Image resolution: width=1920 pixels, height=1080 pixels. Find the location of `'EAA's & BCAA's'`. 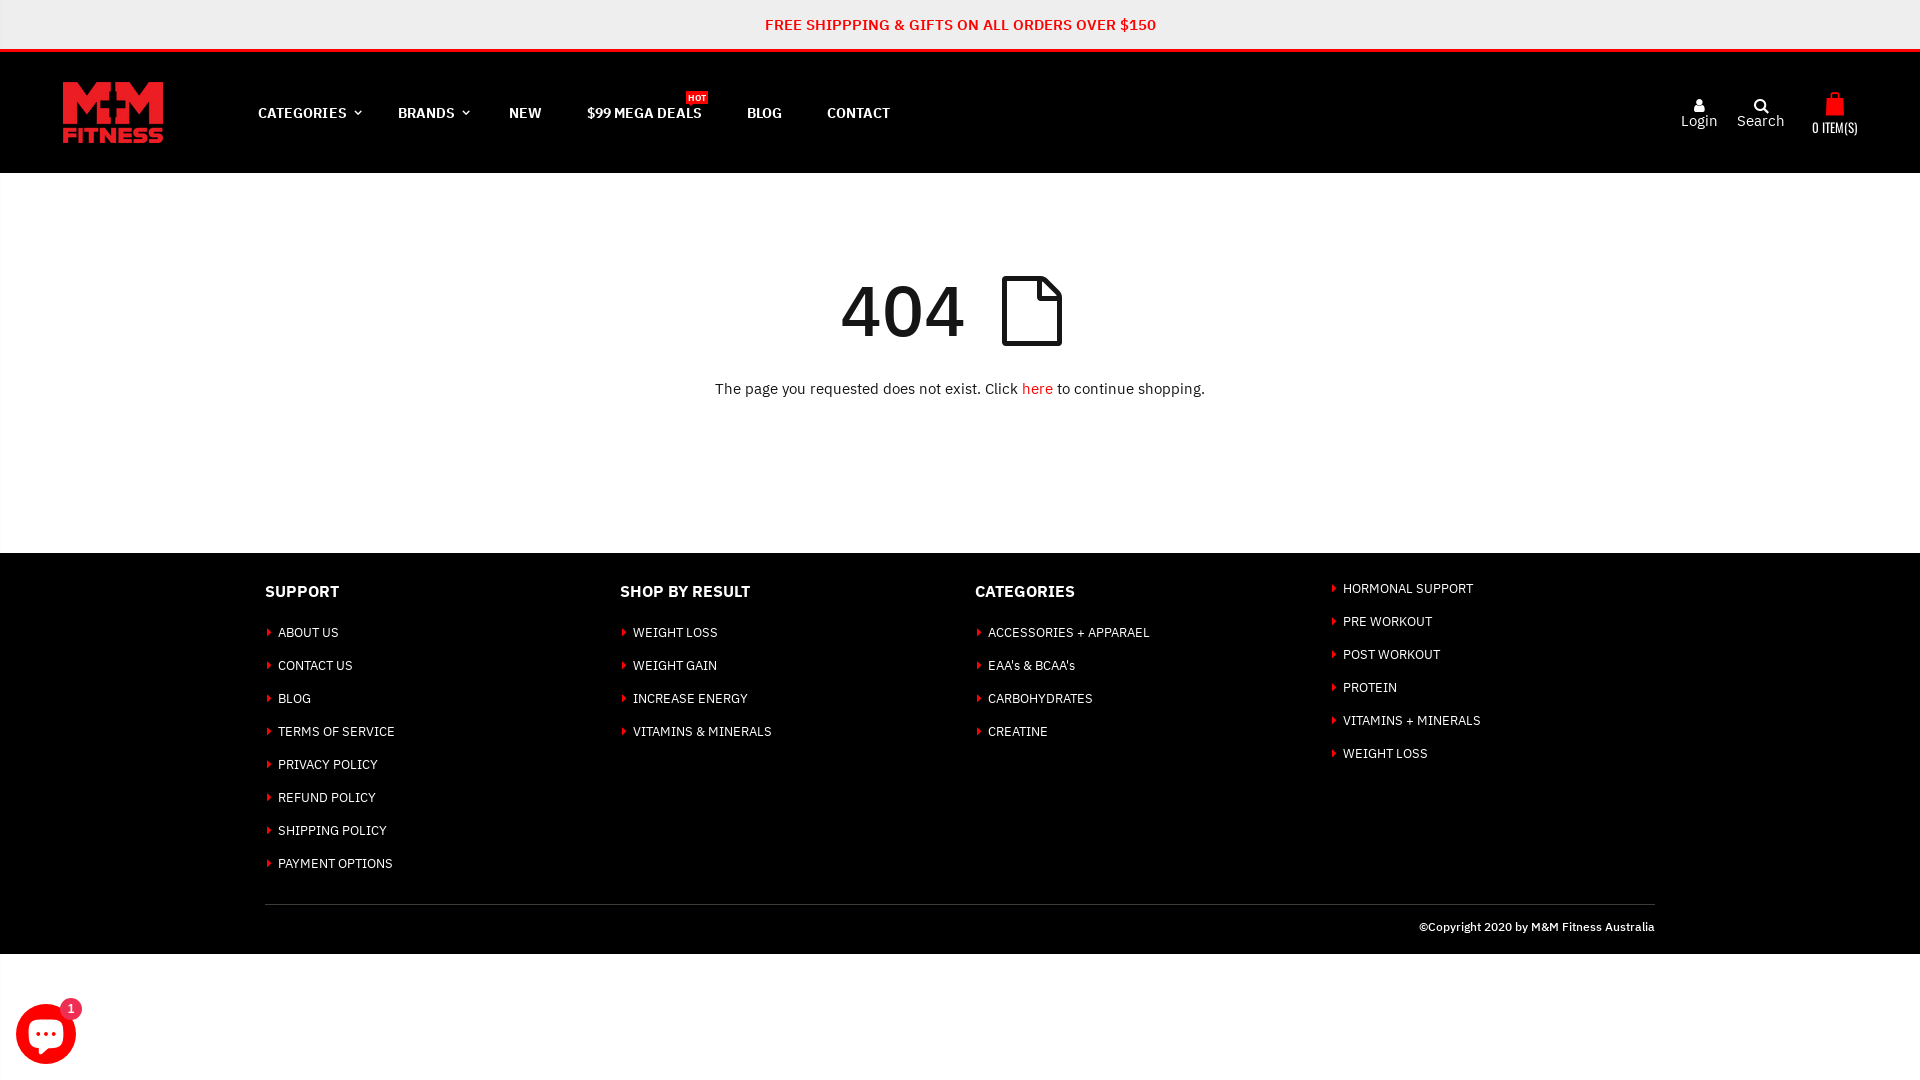

'EAA's & BCAA's' is located at coordinates (1031, 665).